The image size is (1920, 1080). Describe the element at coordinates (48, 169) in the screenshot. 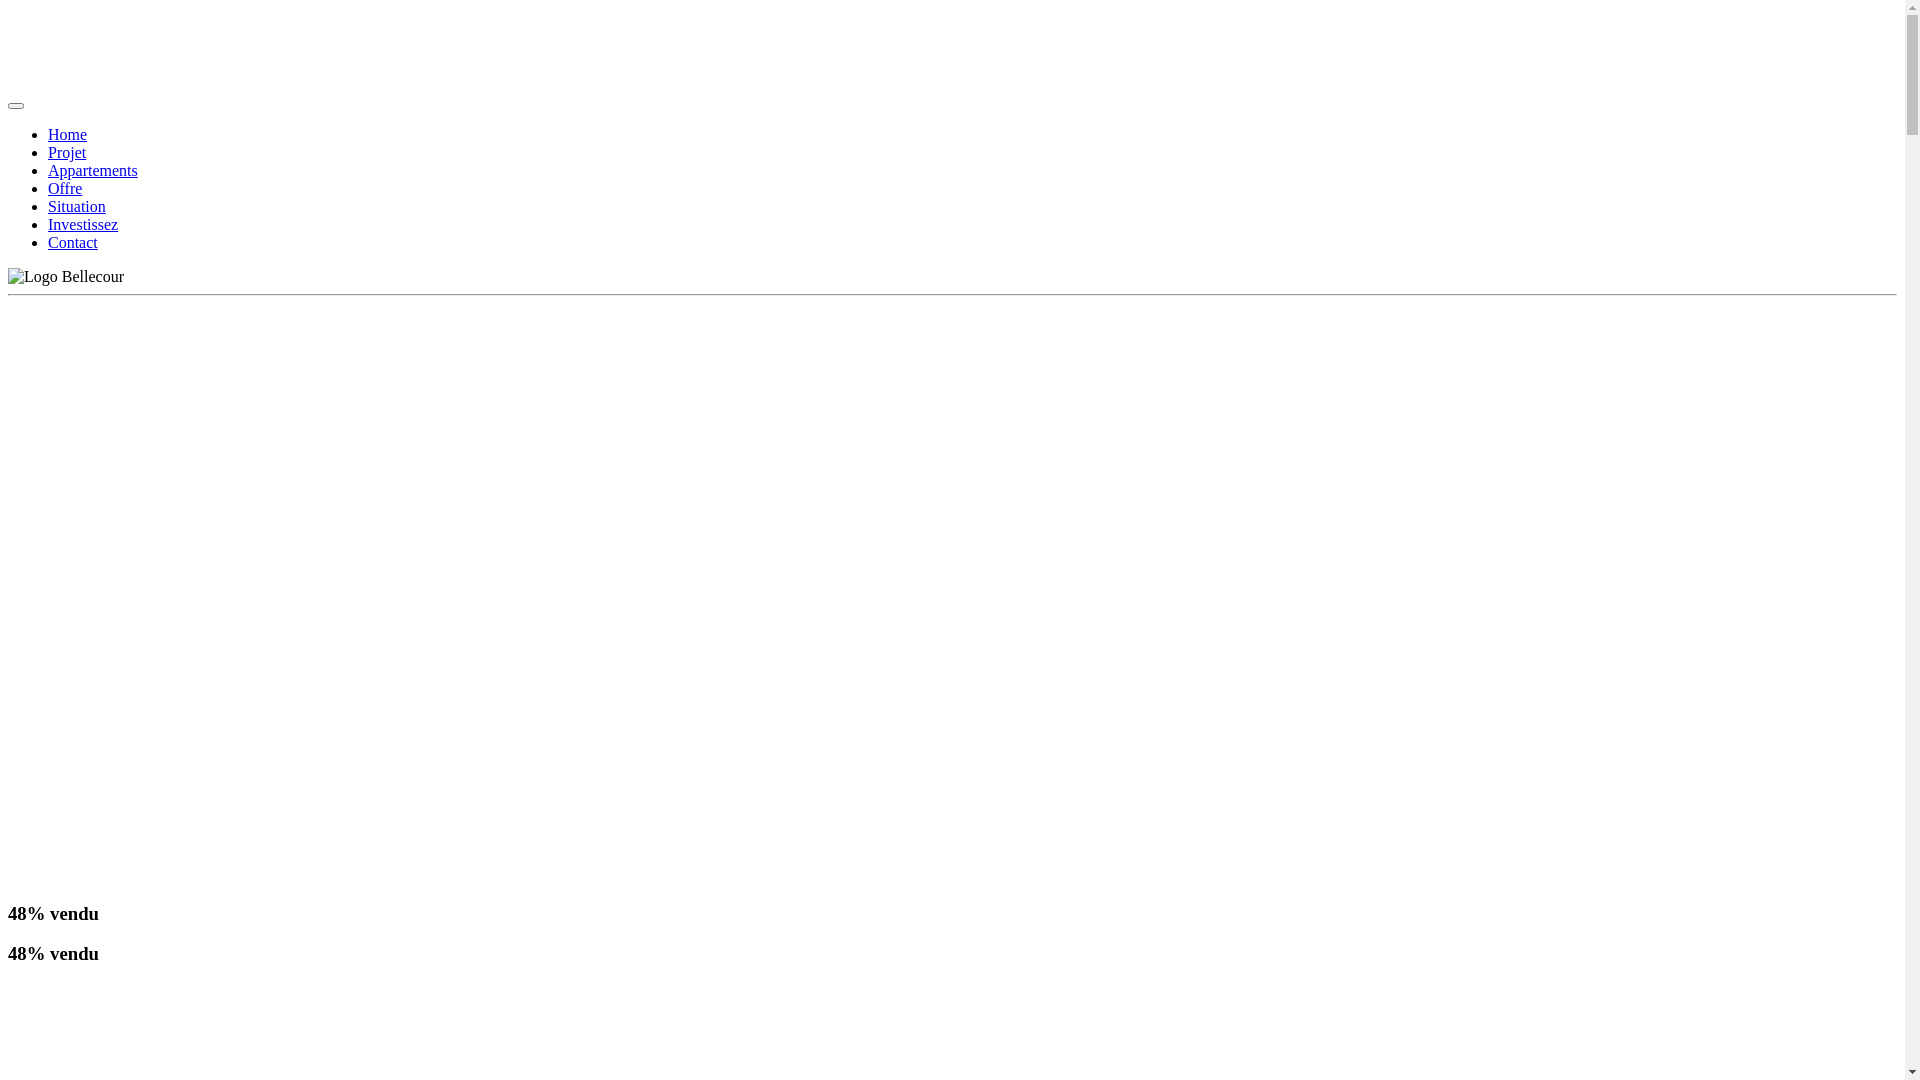

I see `'Appartements'` at that location.